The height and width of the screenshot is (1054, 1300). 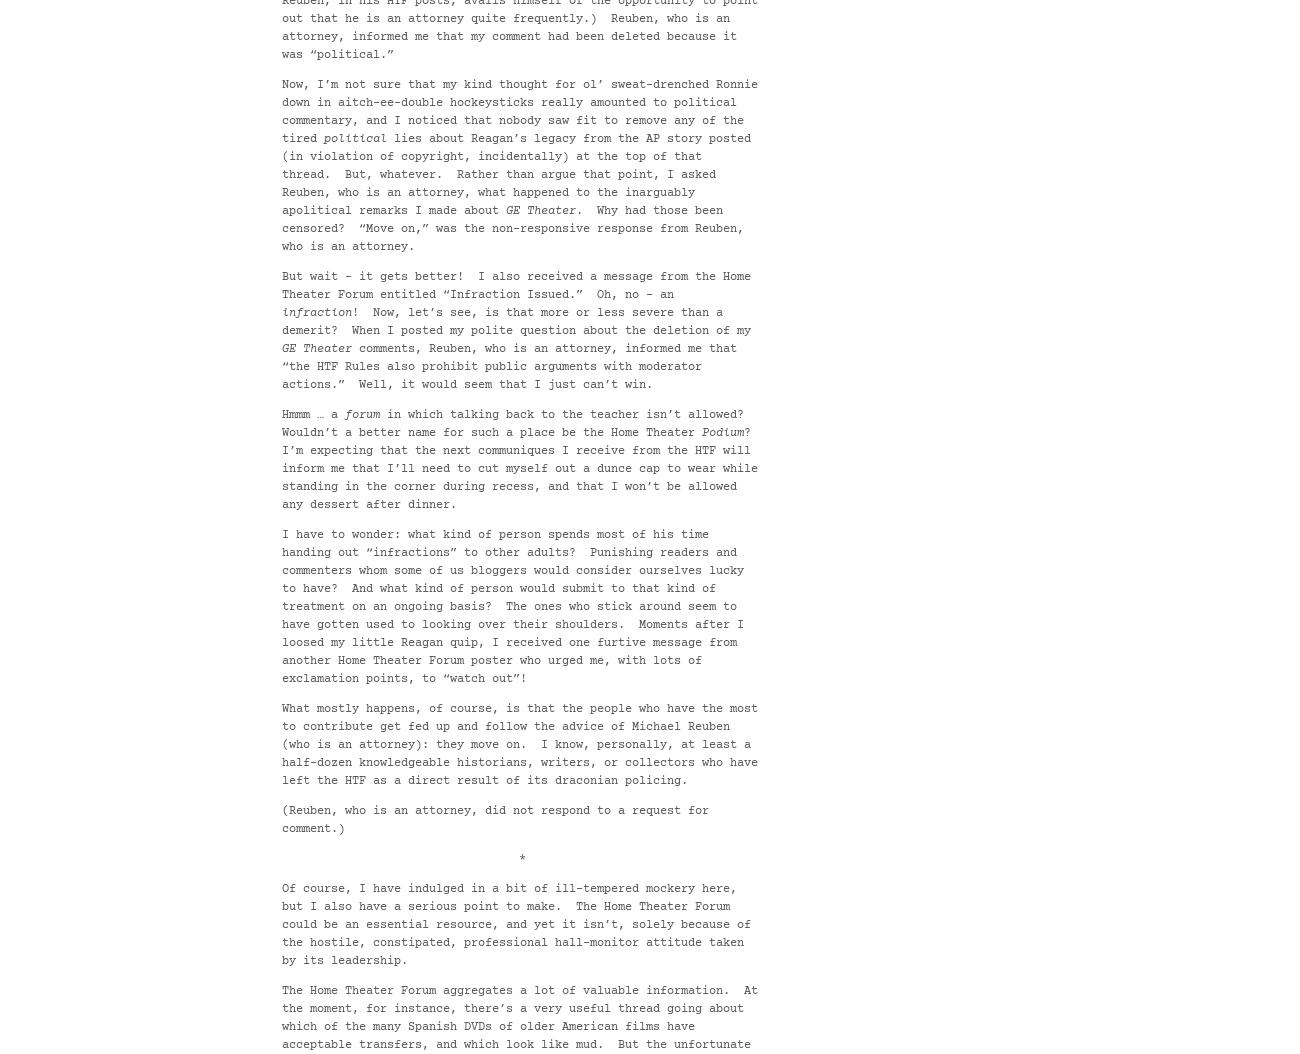 What do you see at coordinates (354, 139) in the screenshot?
I see `'political'` at bounding box center [354, 139].